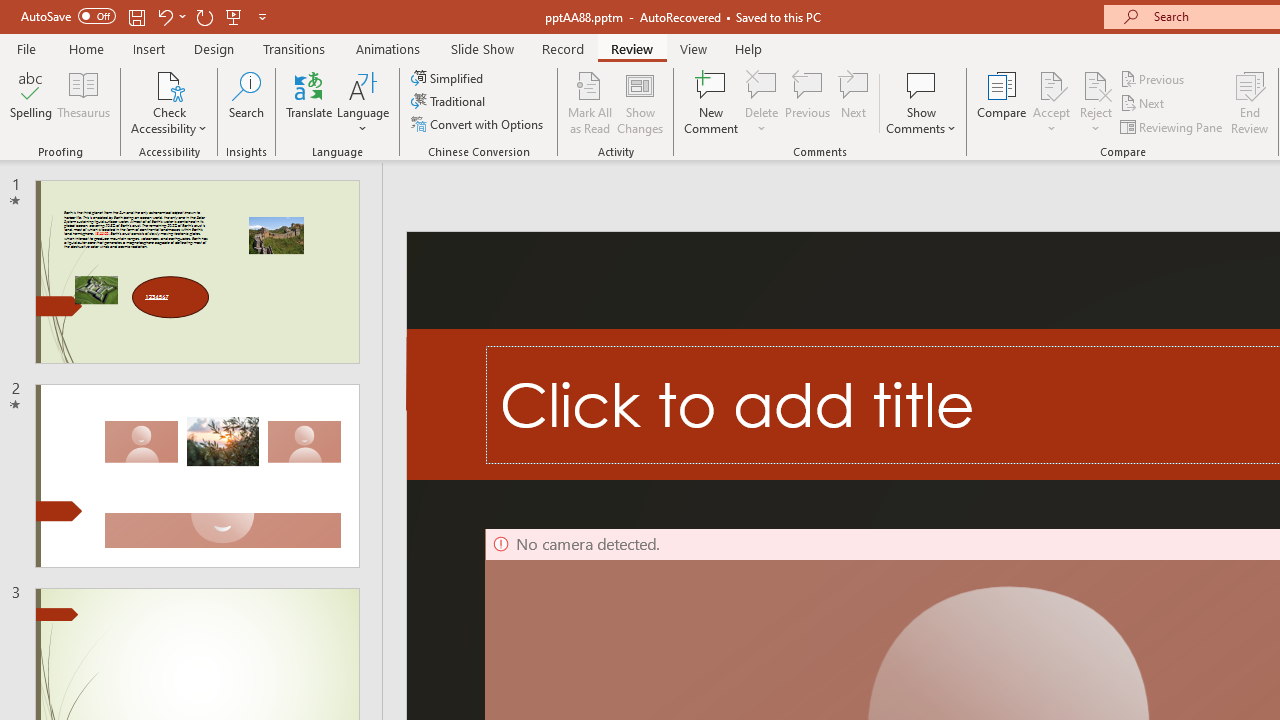 The height and width of the screenshot is (720, 1280). What do you see at coordinates (589, 103) in the screenshot?
I see `'Mark All as Read'` at bounding box center [589, 103].